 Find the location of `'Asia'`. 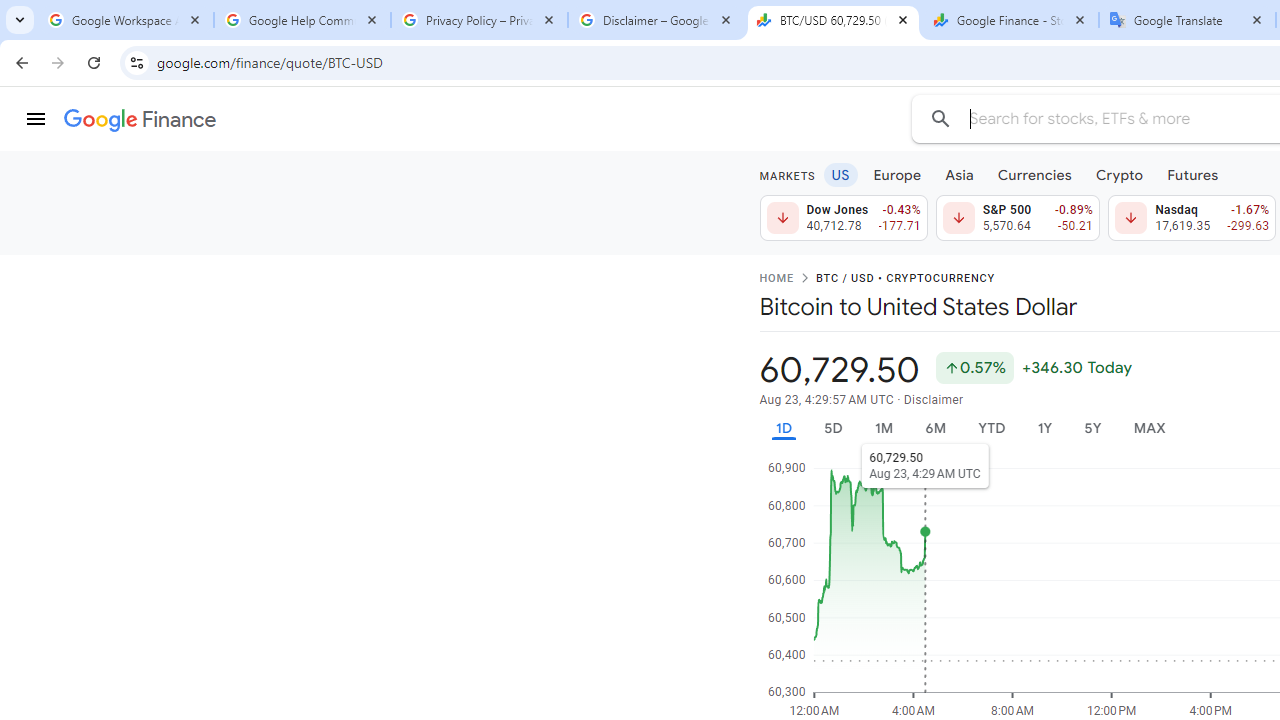

'Asia' is located at coordinates (958, 173).